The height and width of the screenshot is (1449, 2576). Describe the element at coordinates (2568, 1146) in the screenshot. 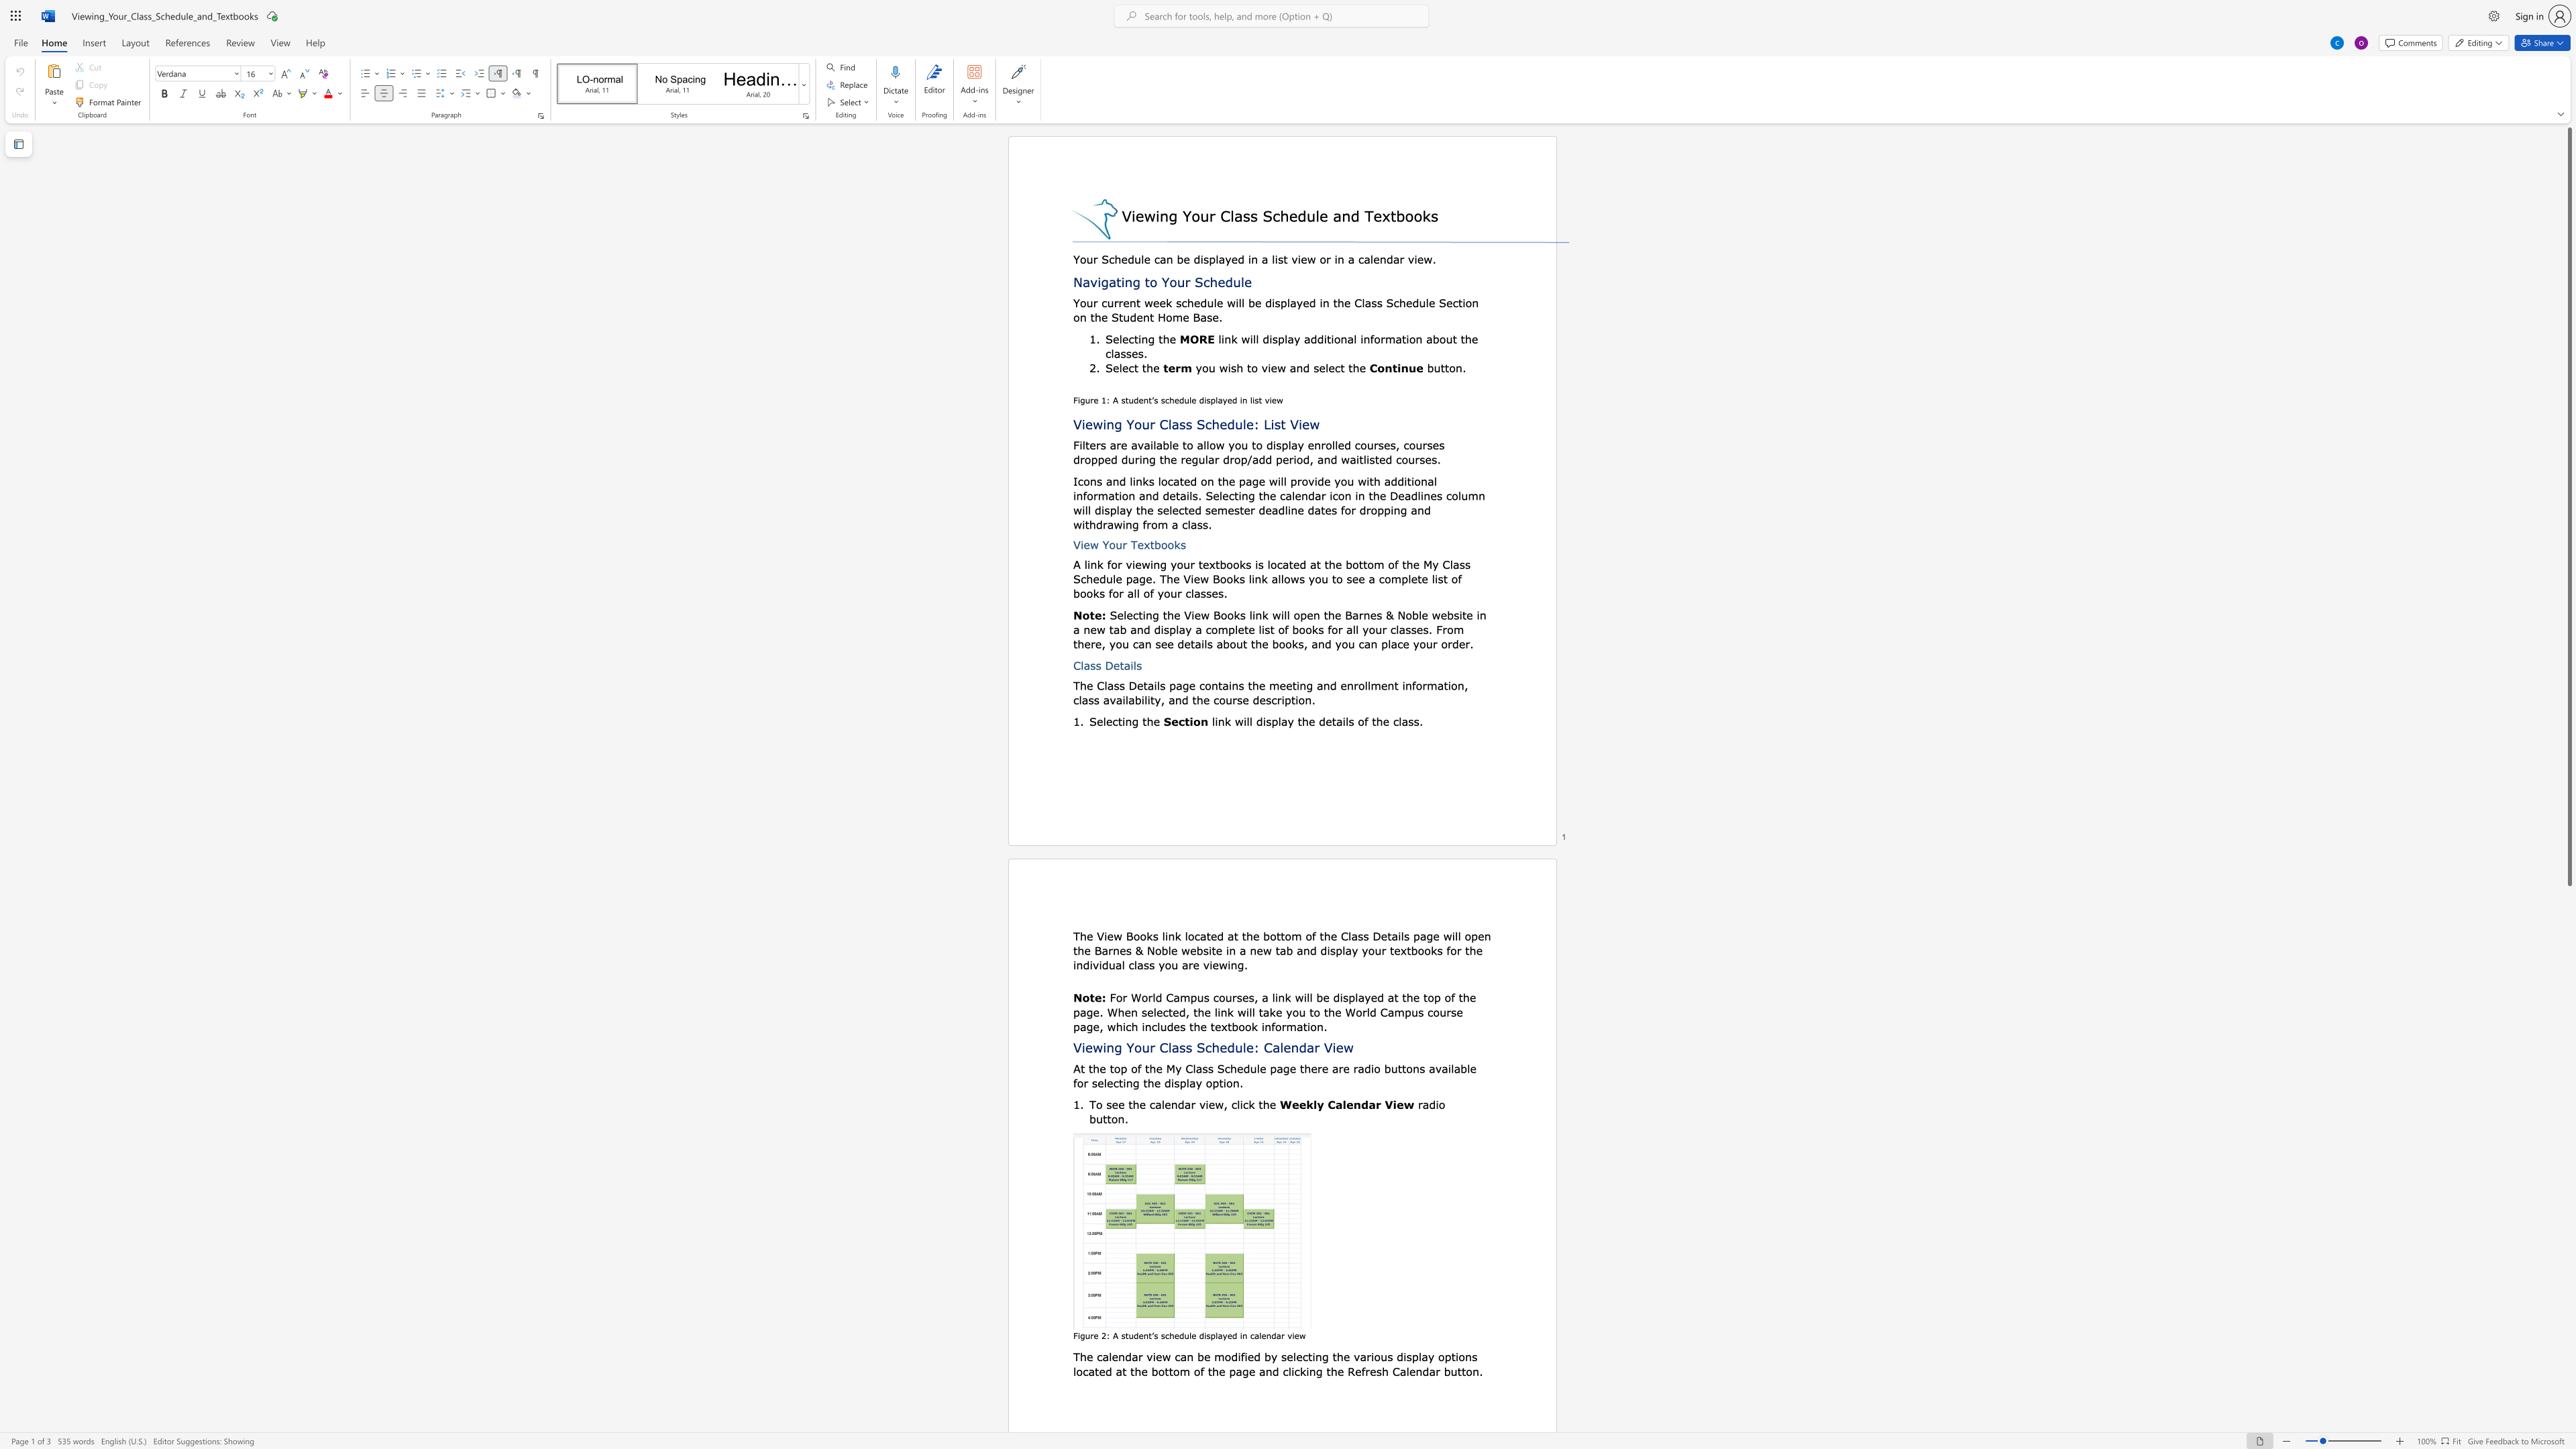

I see `the scrollbar to move the content lower` at that location.